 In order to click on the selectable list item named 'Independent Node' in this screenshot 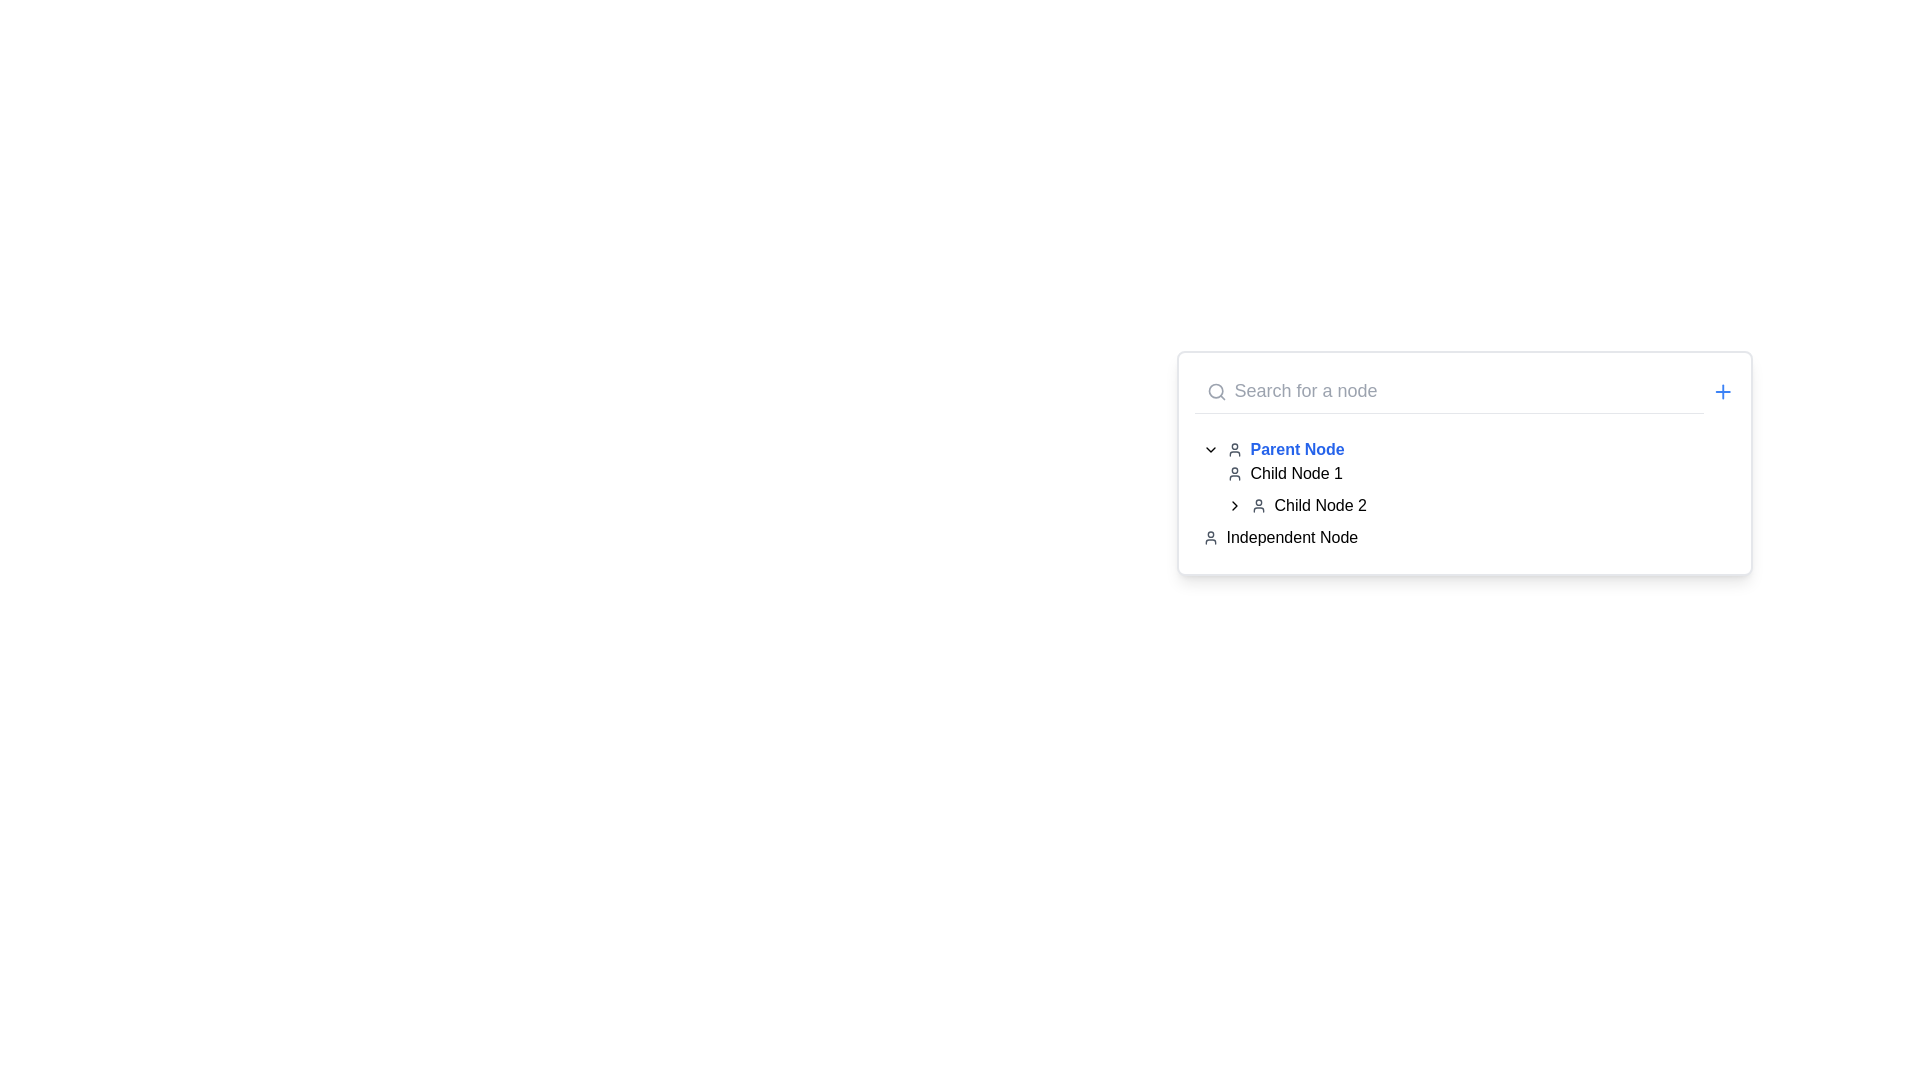, I will do `click(1292, 536)`.